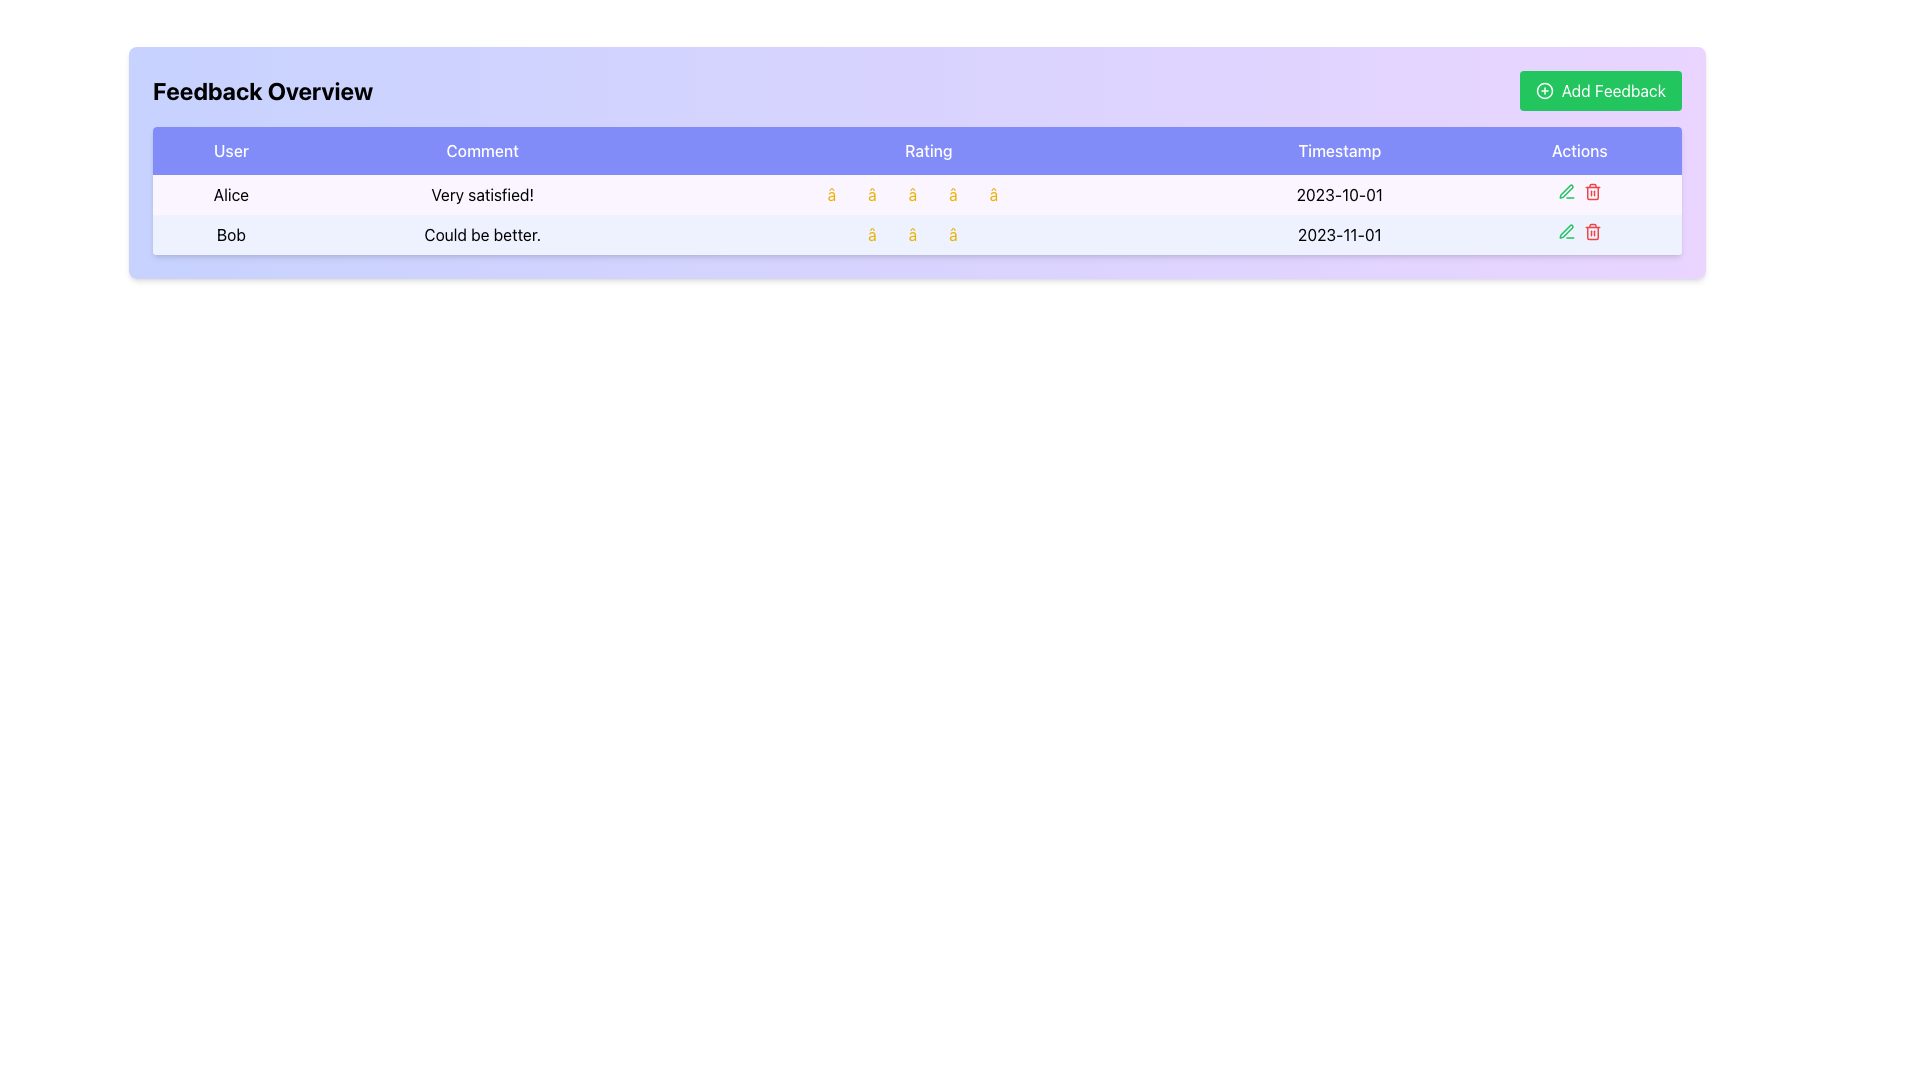 The height and width of the screenshot is (1080, 1920). Describe the element at coordinates (916, 195) in the screenshot. I see `the first row of the feedback overview table that contains user feedback information, including labels for 'User', 'Comment', 'Rating', 'Timestamp', and 'Actions'` at that location.